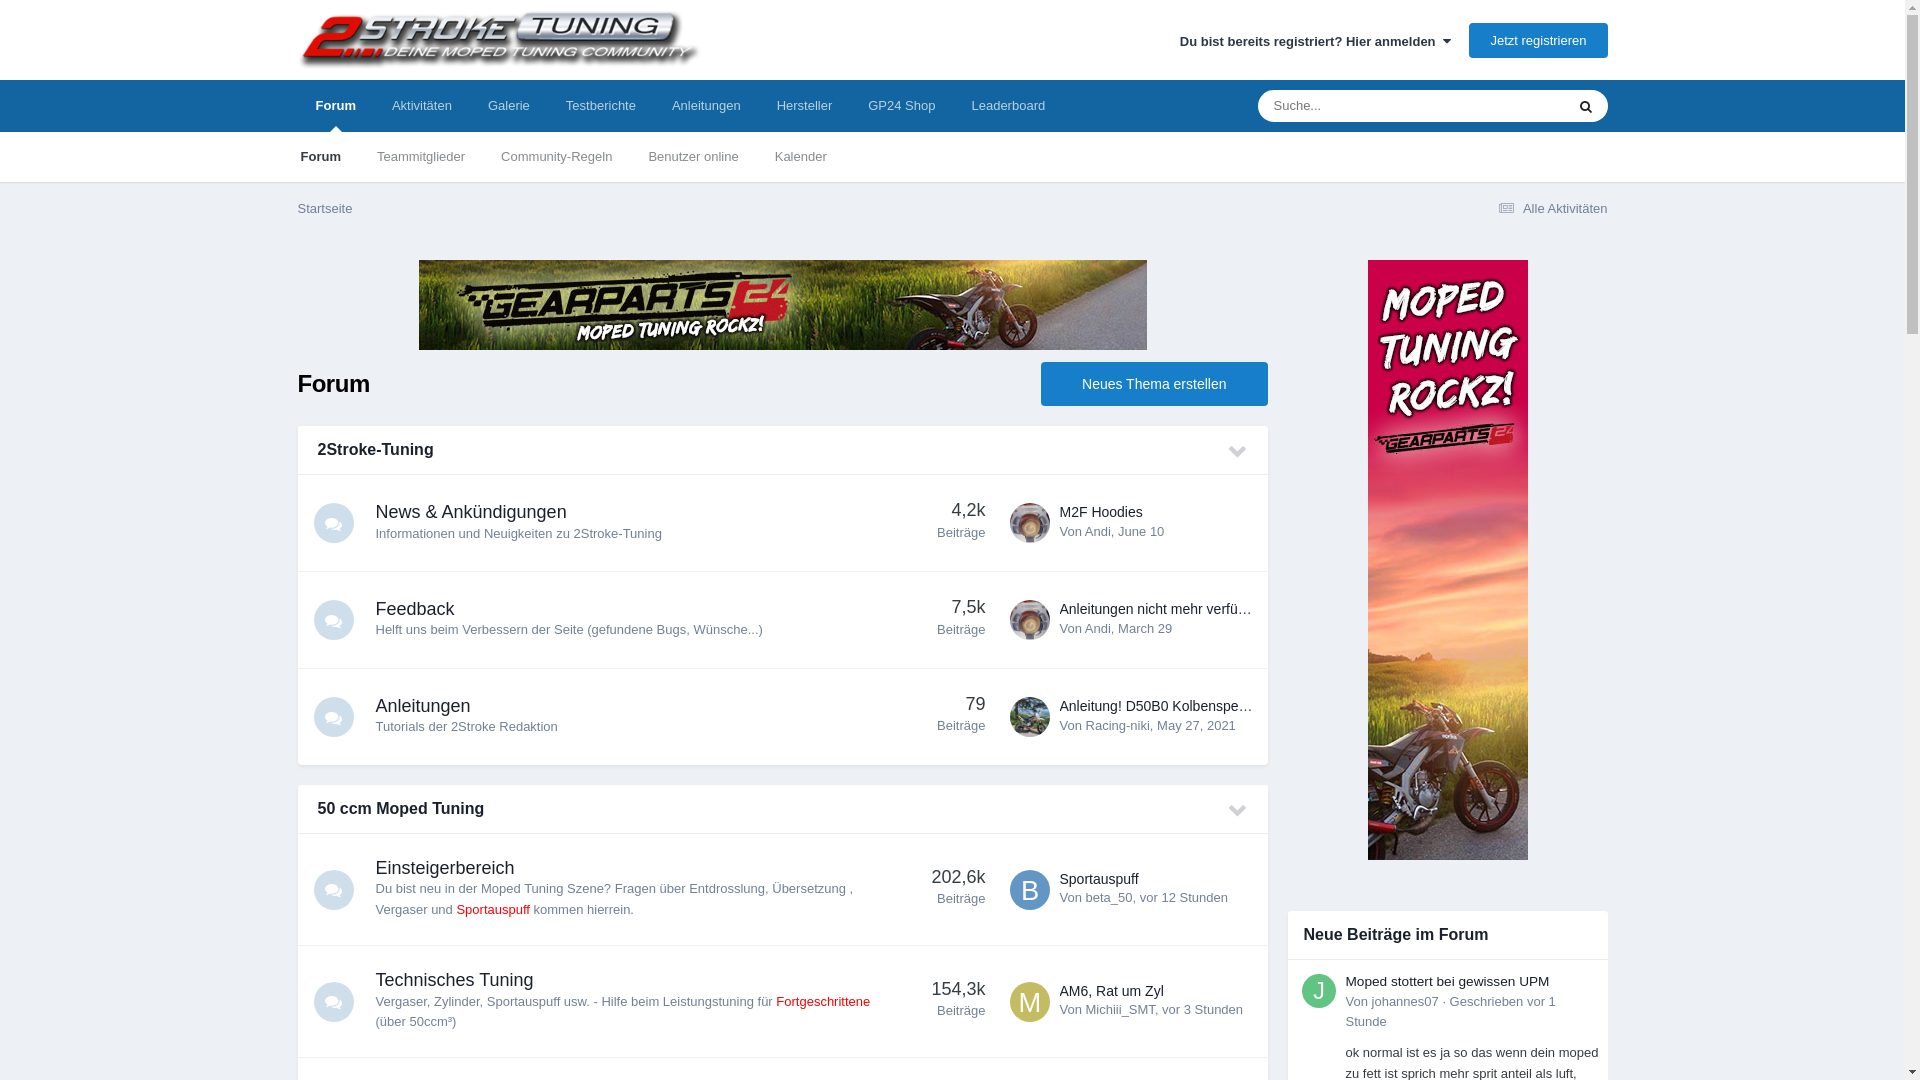 The width and height of the screenshot is (1920, 1080). I want to click on 'GP24 Shop', so click(900, 105).